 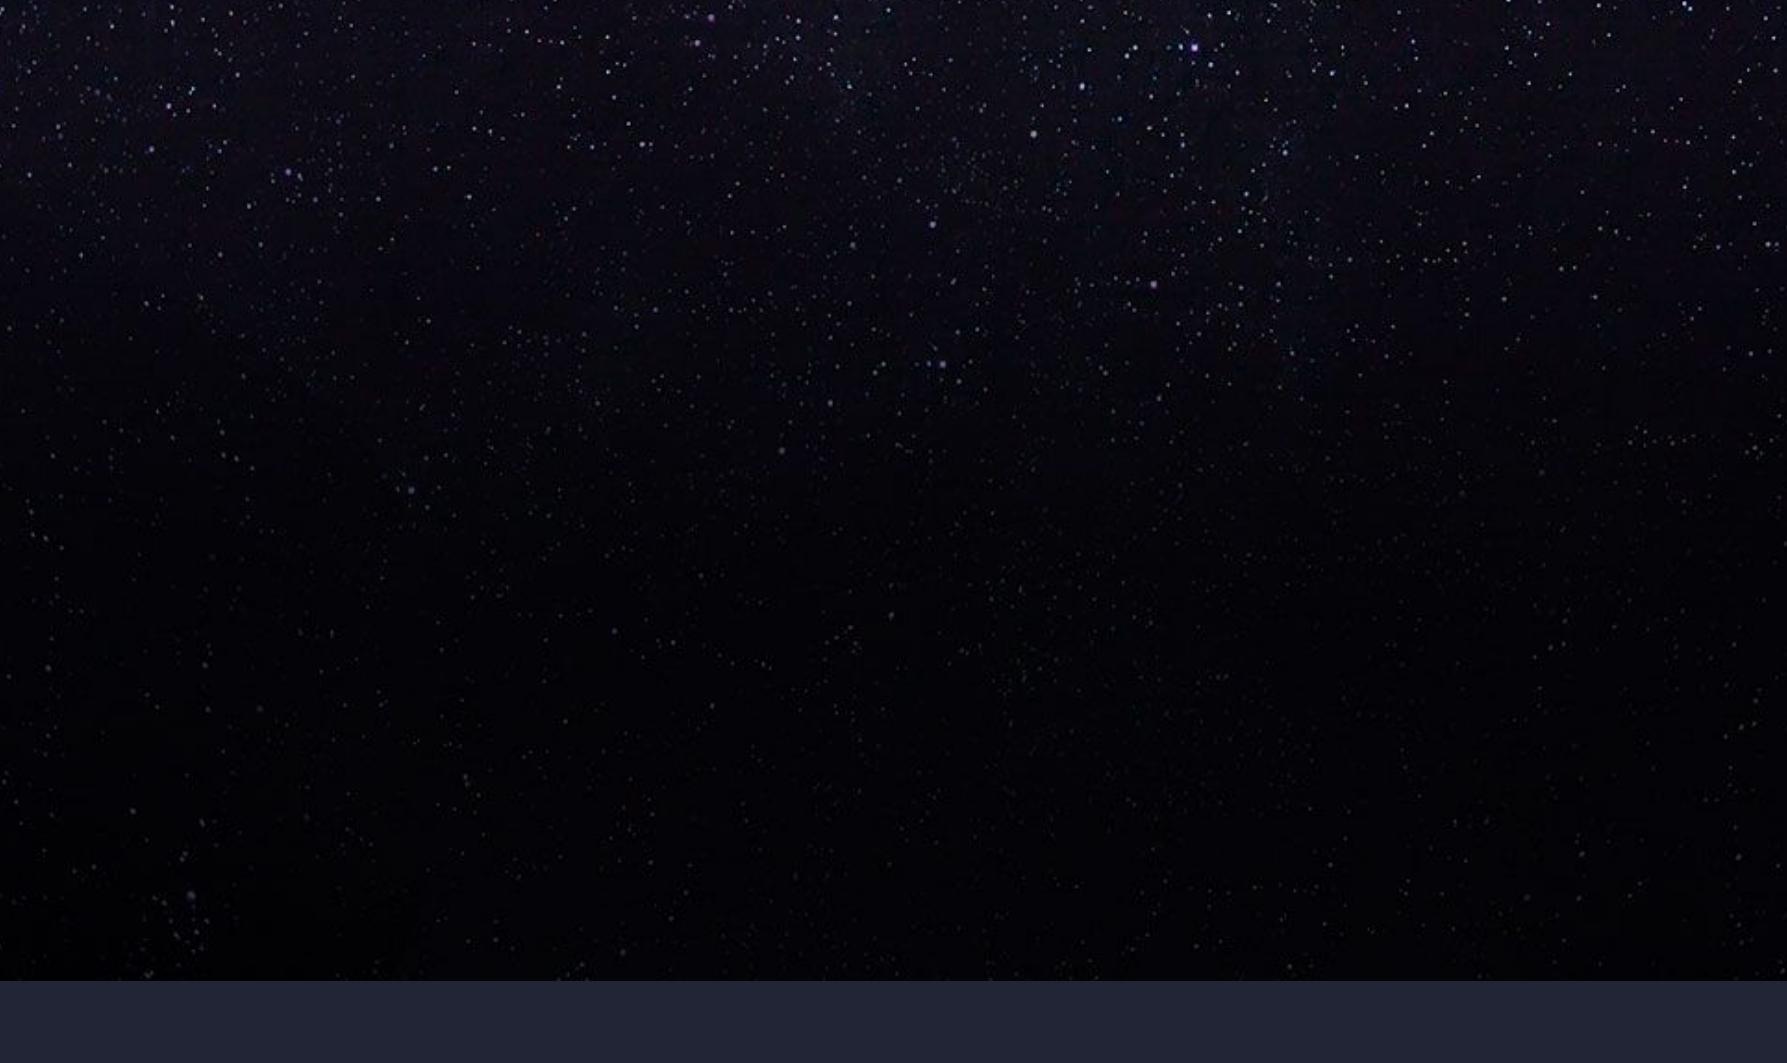 What do you see at coordinates (368, 685) in the screenshot?
I see `'REFER A MERCHANT'` at bounding box center [368, 685].